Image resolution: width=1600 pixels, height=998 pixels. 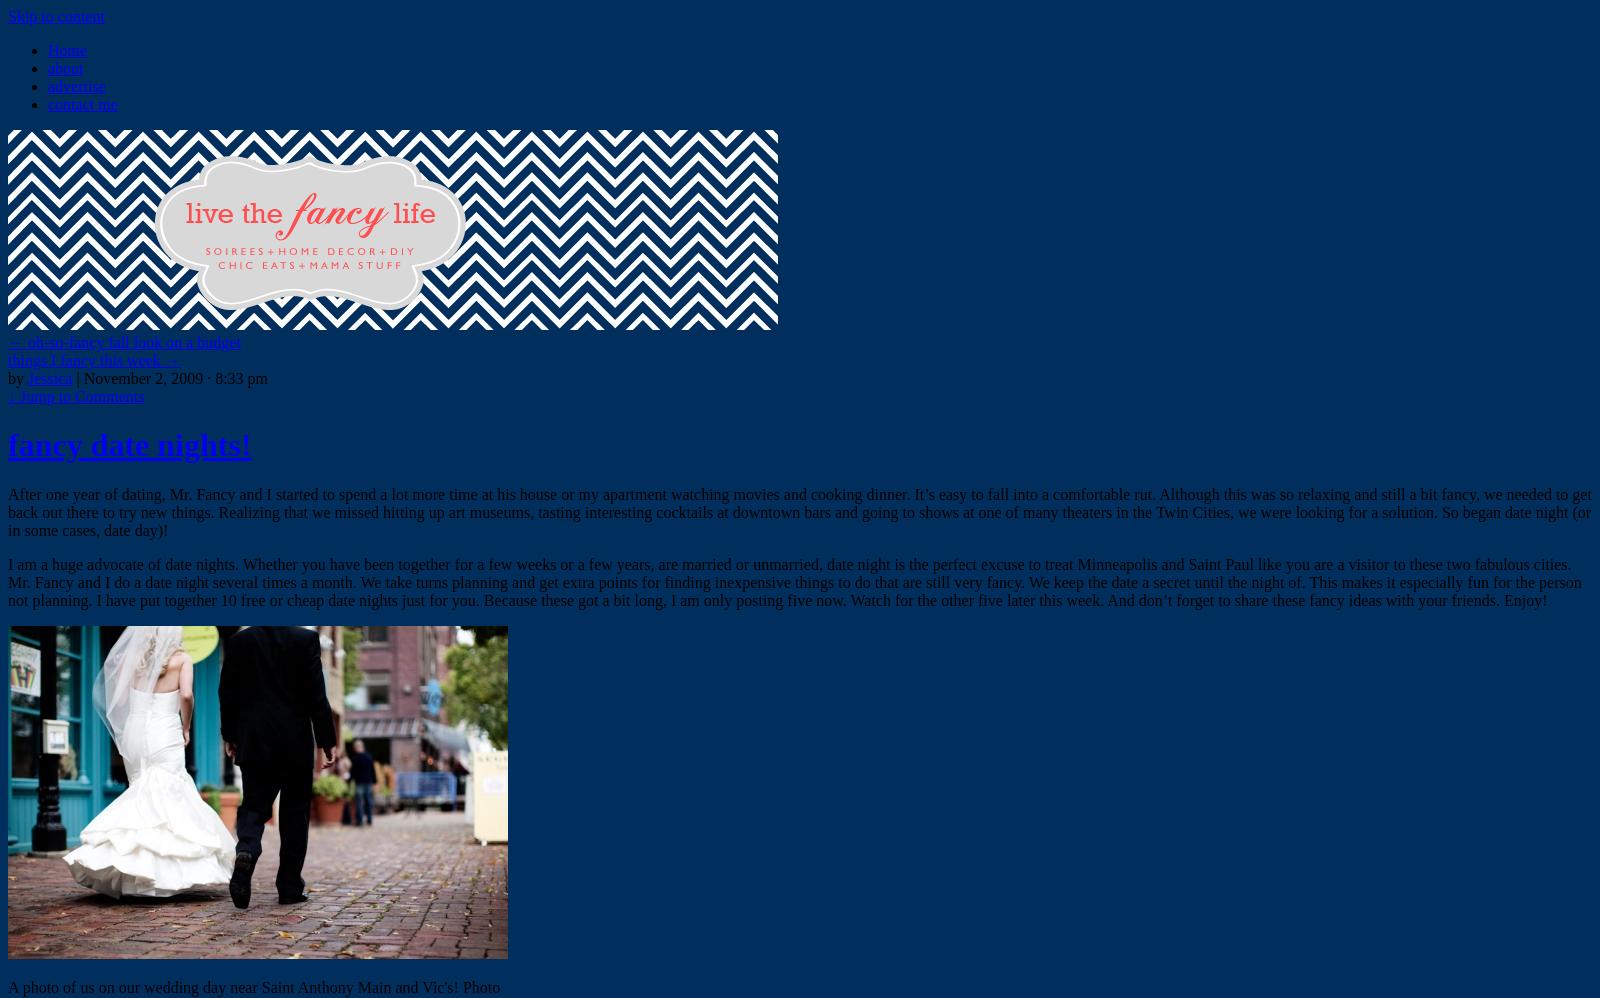 What do you see at coordinates (15, 377) in the screenshot?
I see `'by'` at bounding box center [15, 377].